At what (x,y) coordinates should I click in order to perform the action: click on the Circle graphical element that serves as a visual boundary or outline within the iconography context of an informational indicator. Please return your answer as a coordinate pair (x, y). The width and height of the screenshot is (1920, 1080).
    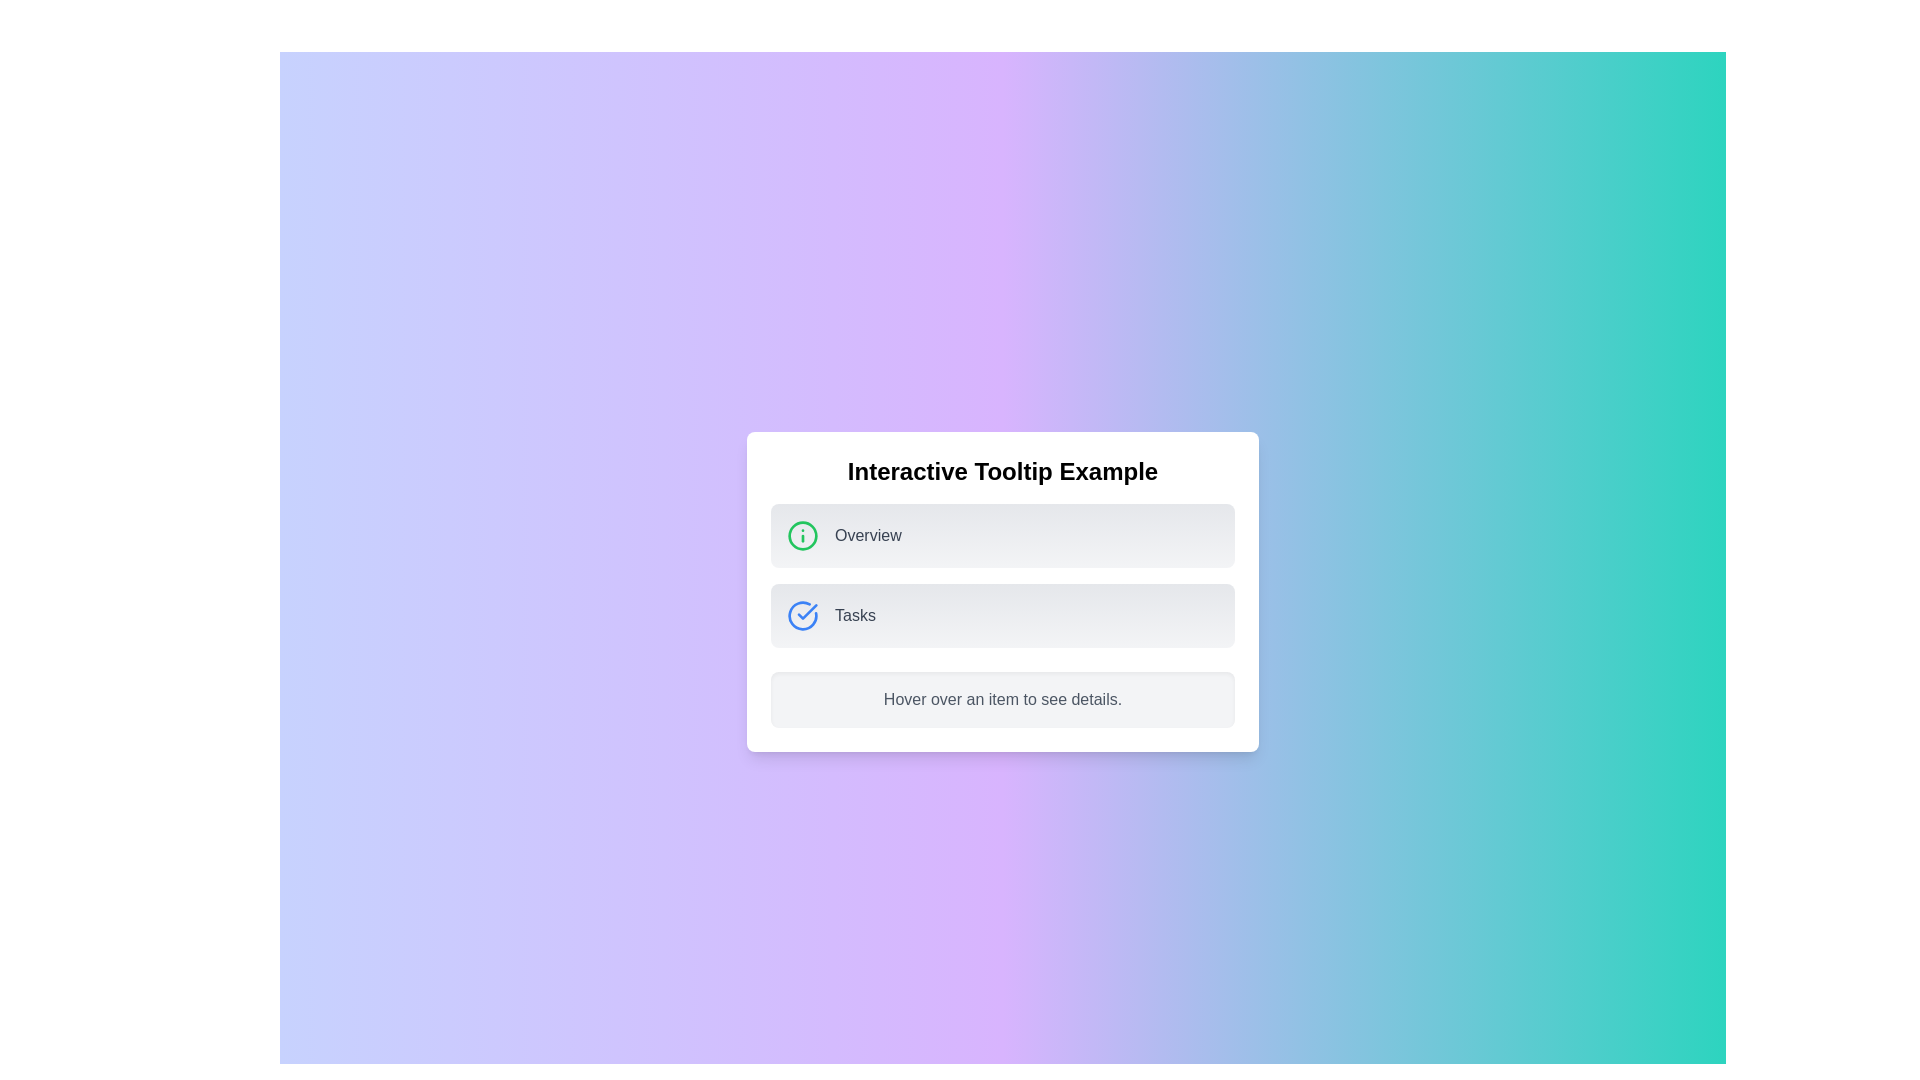
    Looking at the image, I should click on (802, 535).